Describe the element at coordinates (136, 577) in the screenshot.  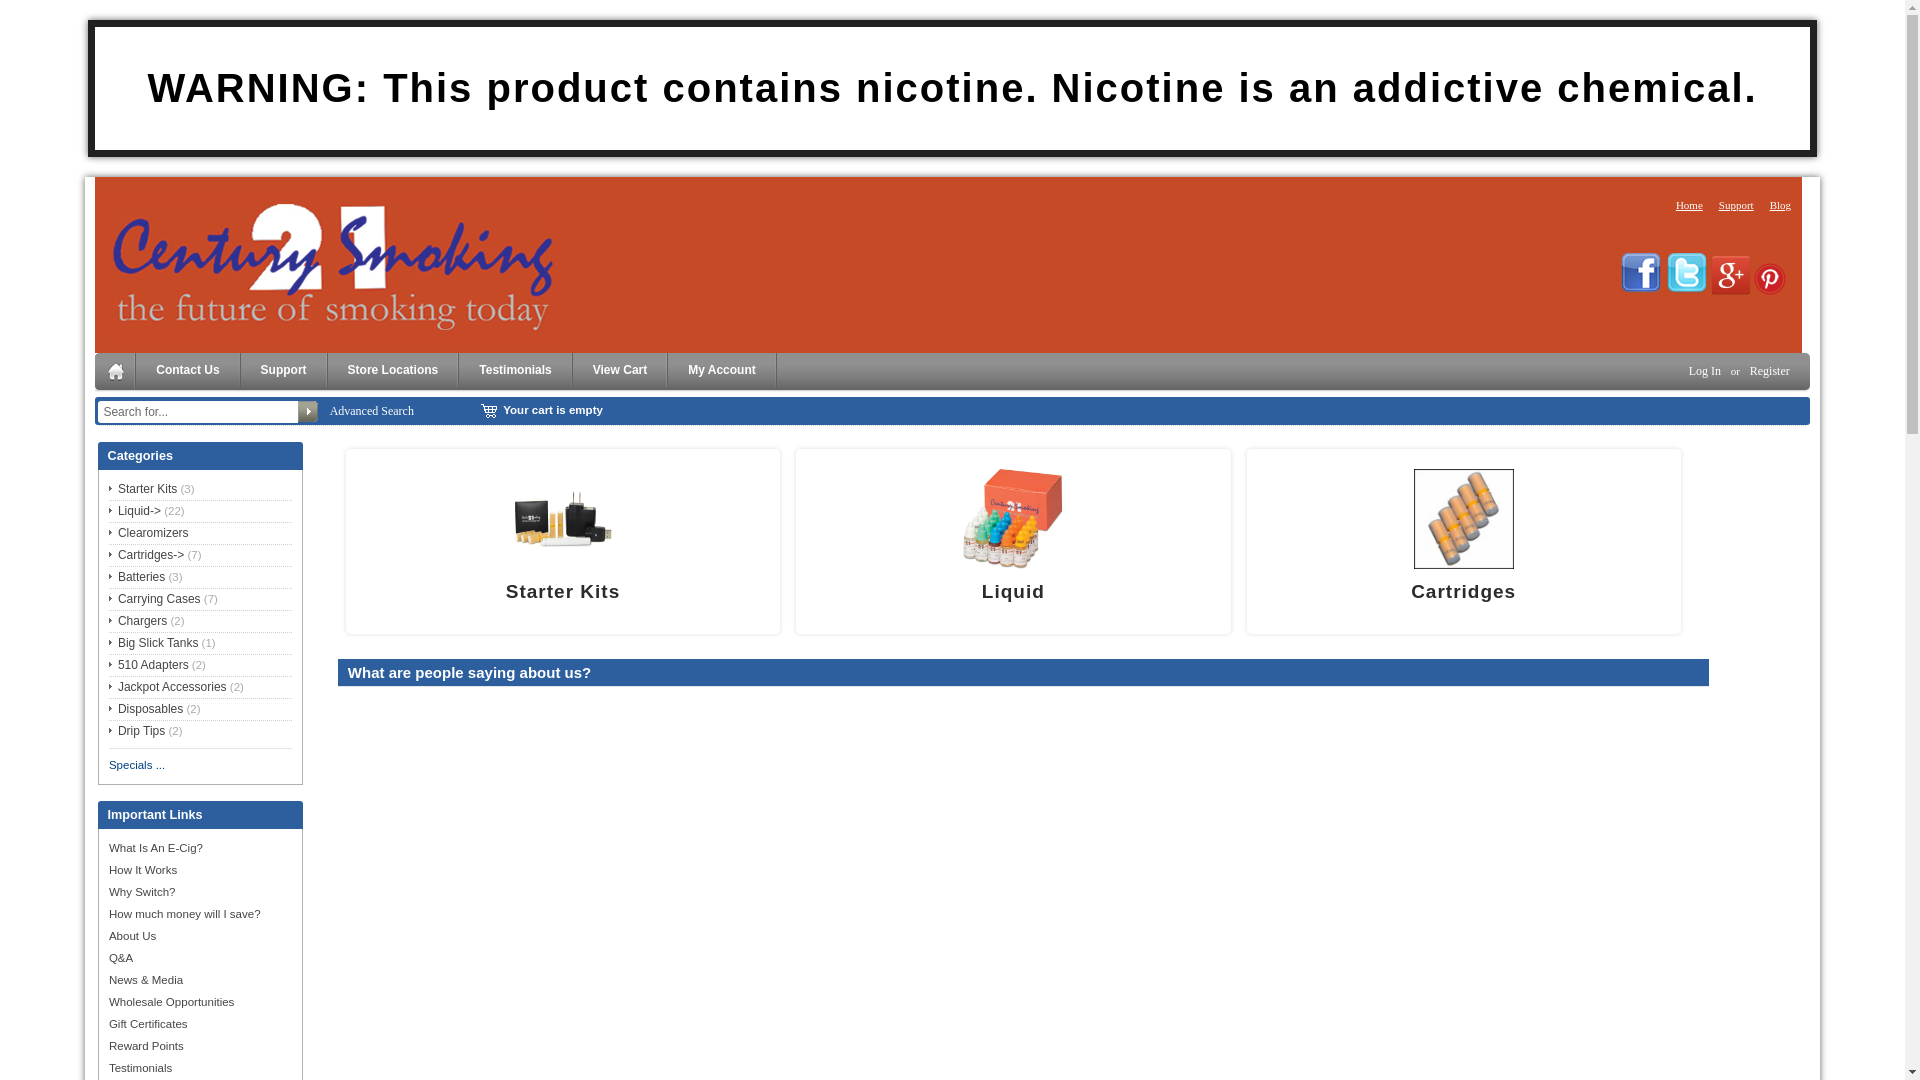
I see `'Batteries'` at that location.